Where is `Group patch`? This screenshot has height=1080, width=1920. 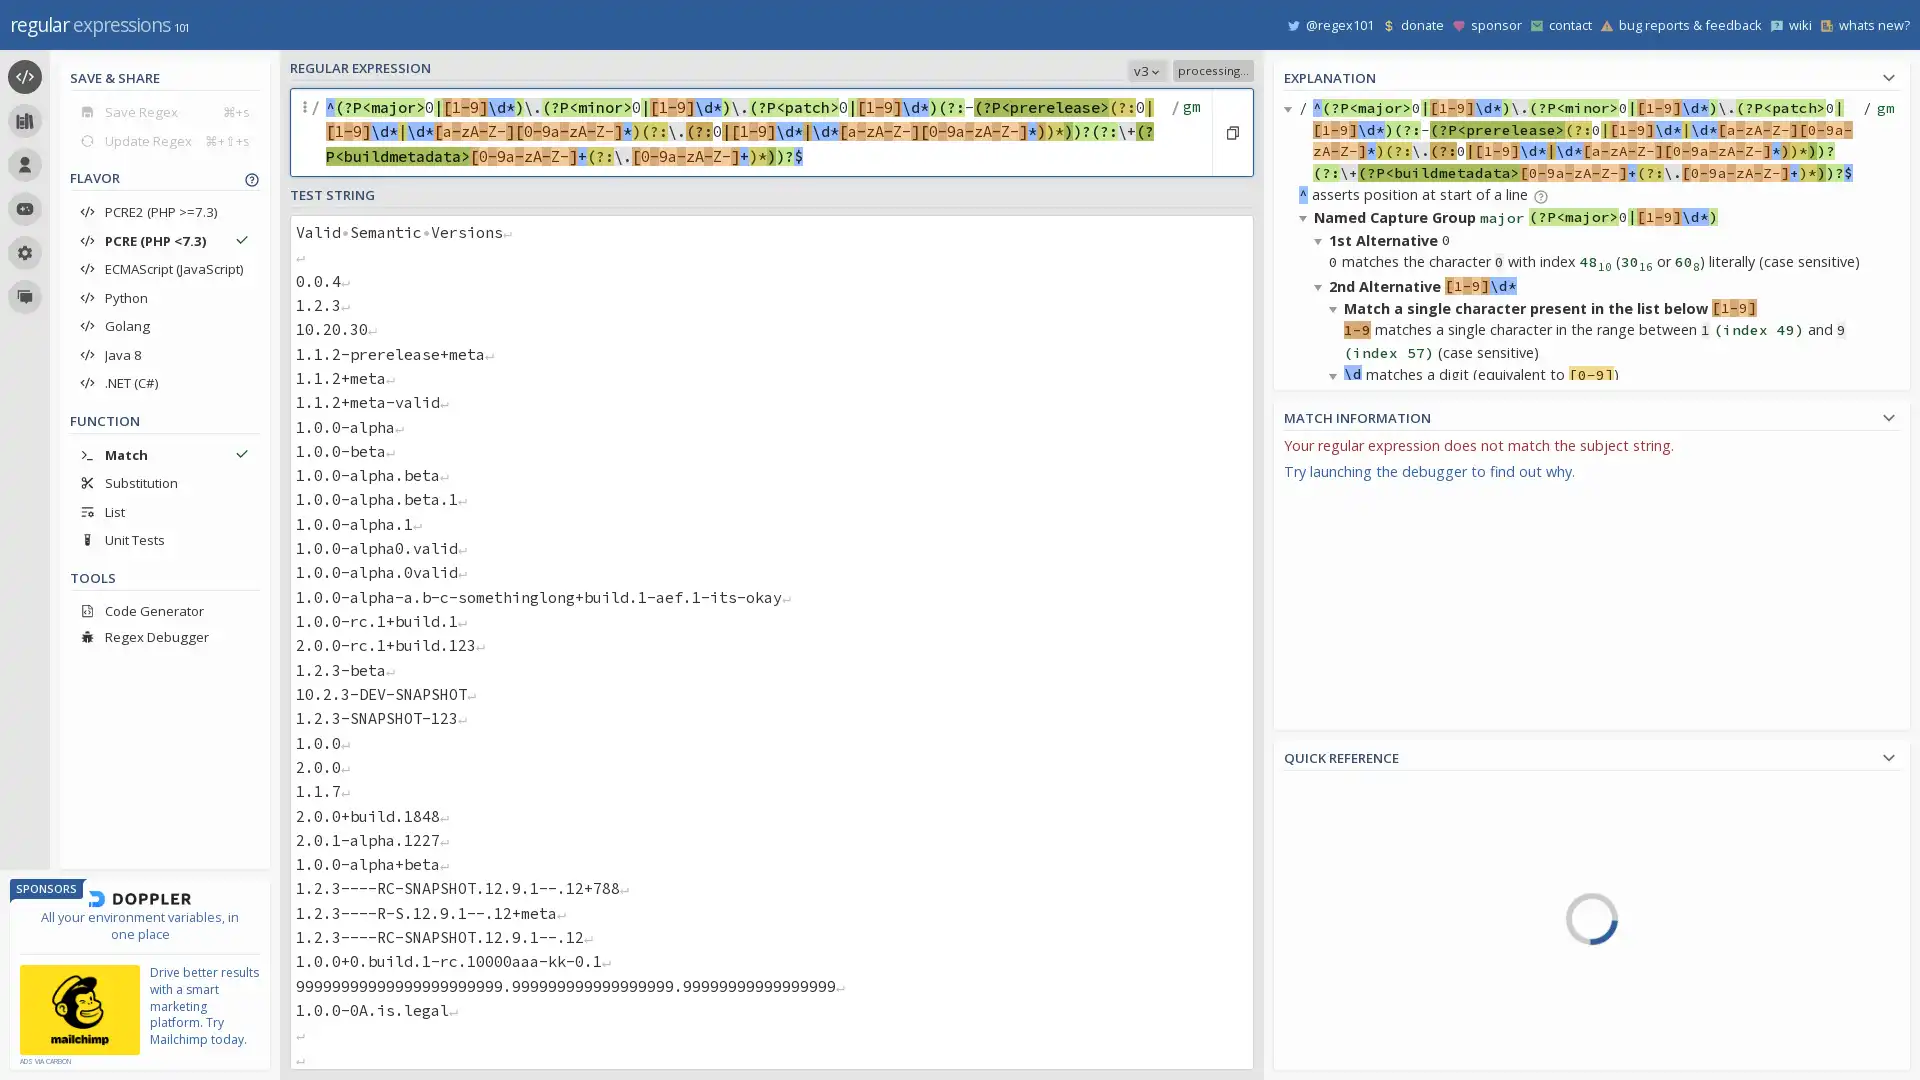
Group patch is located at coordinates (1337, 570).